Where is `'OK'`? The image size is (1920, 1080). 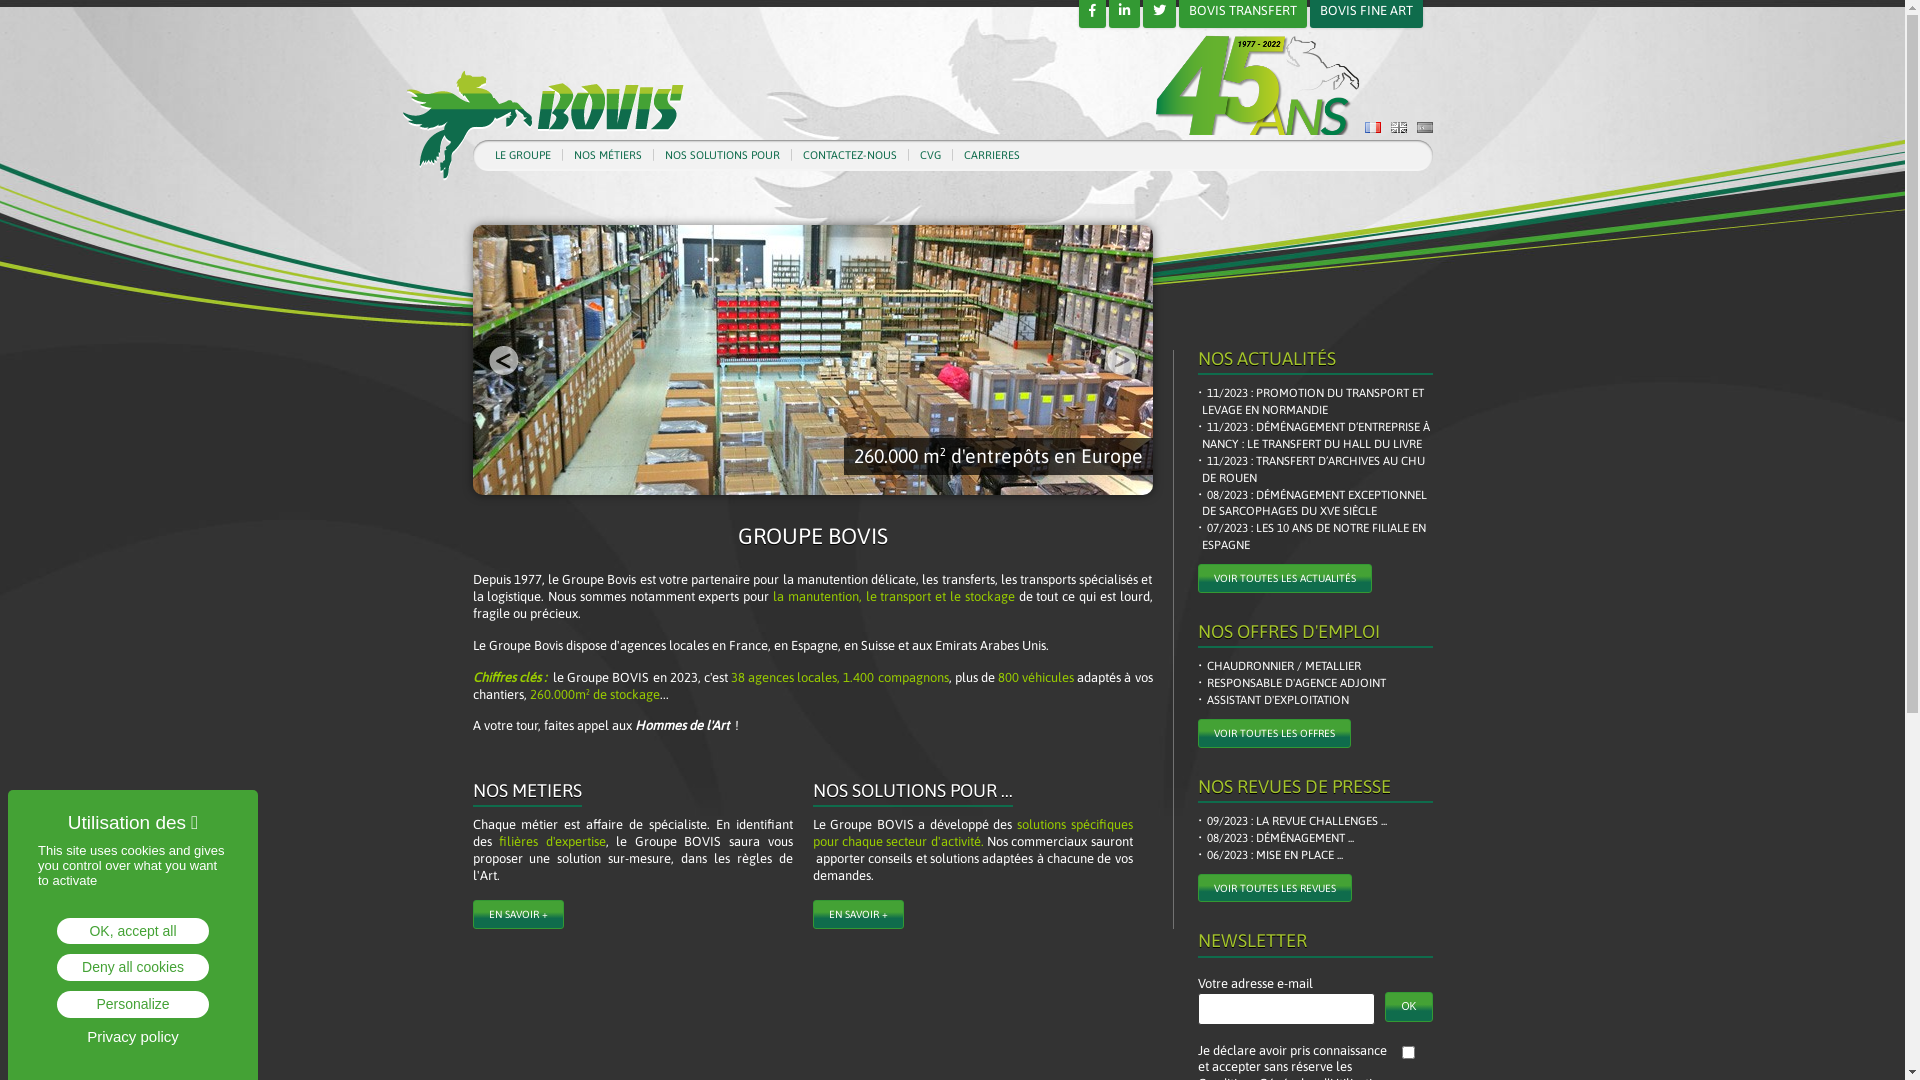
'OK' is located at coordinates (1407, 1006).